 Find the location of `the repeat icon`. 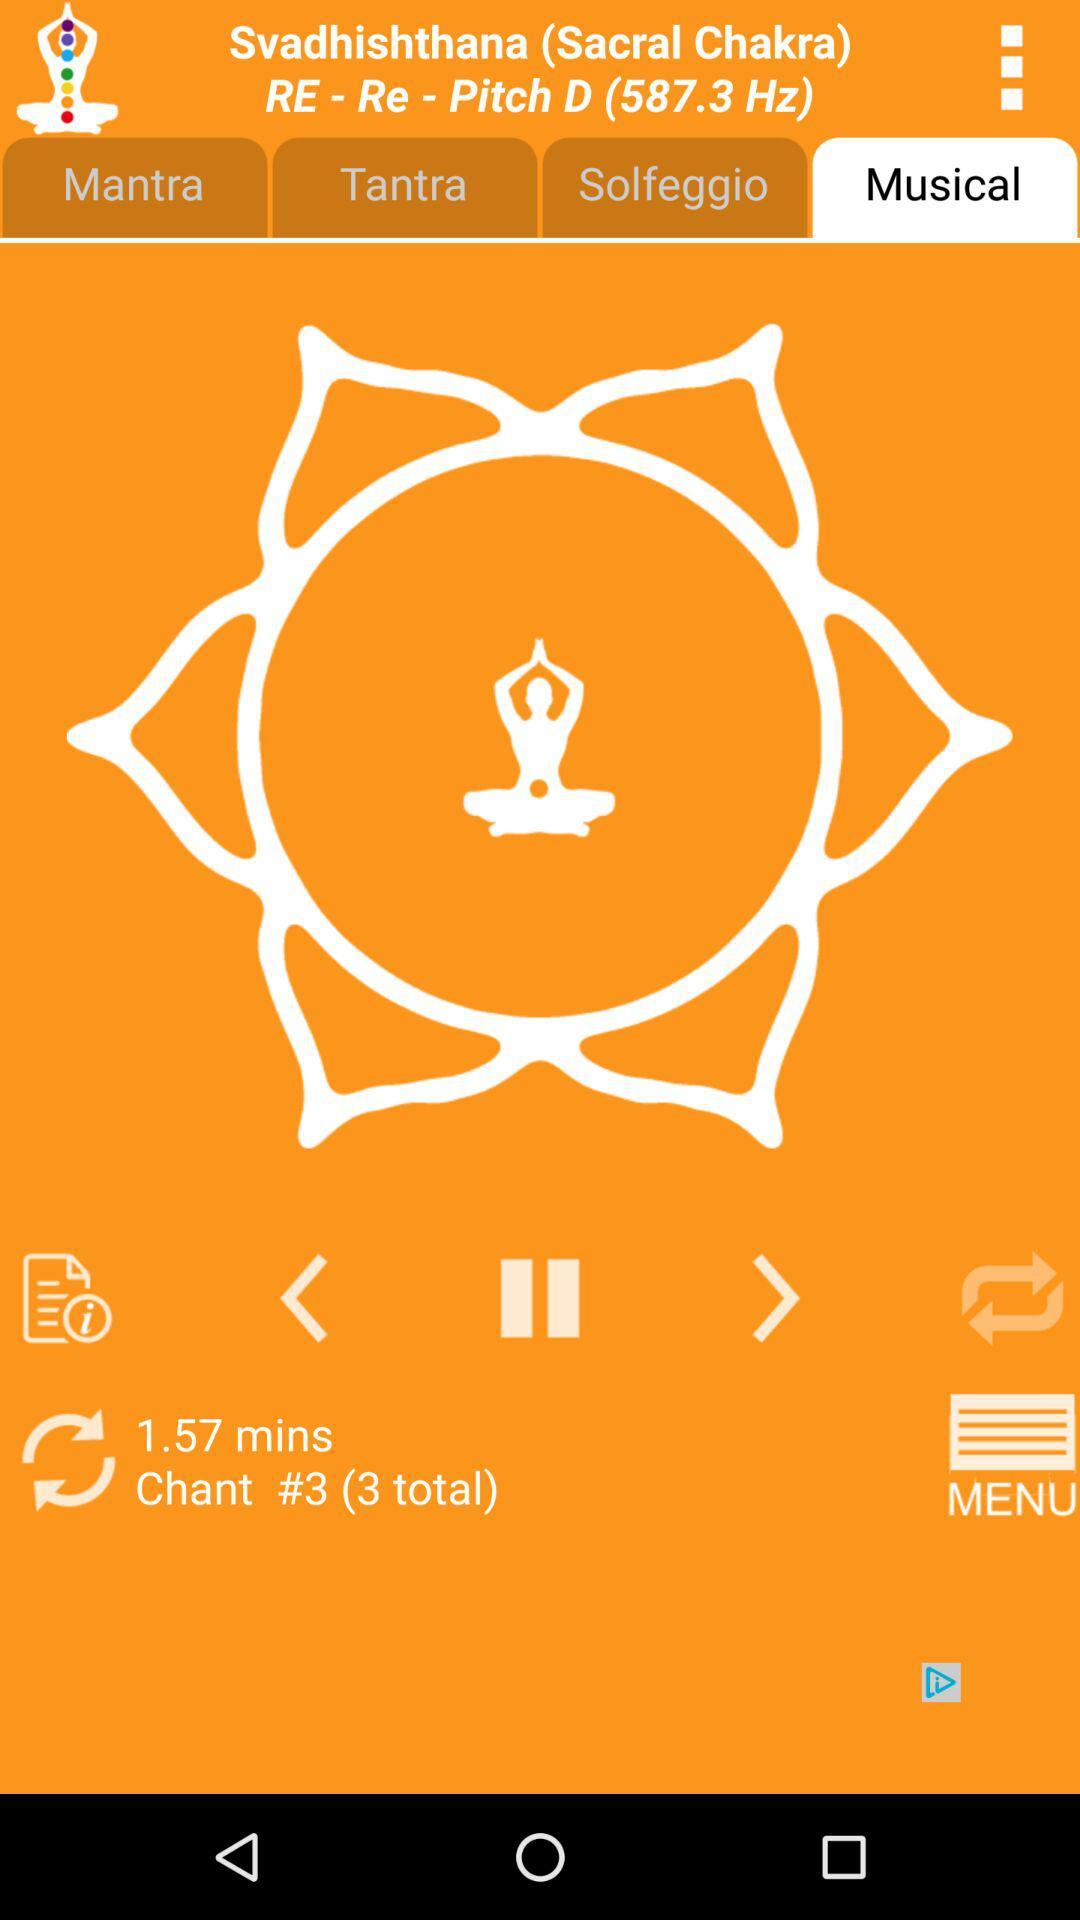

the repeat icon is located at coordinates (1012, 1388).